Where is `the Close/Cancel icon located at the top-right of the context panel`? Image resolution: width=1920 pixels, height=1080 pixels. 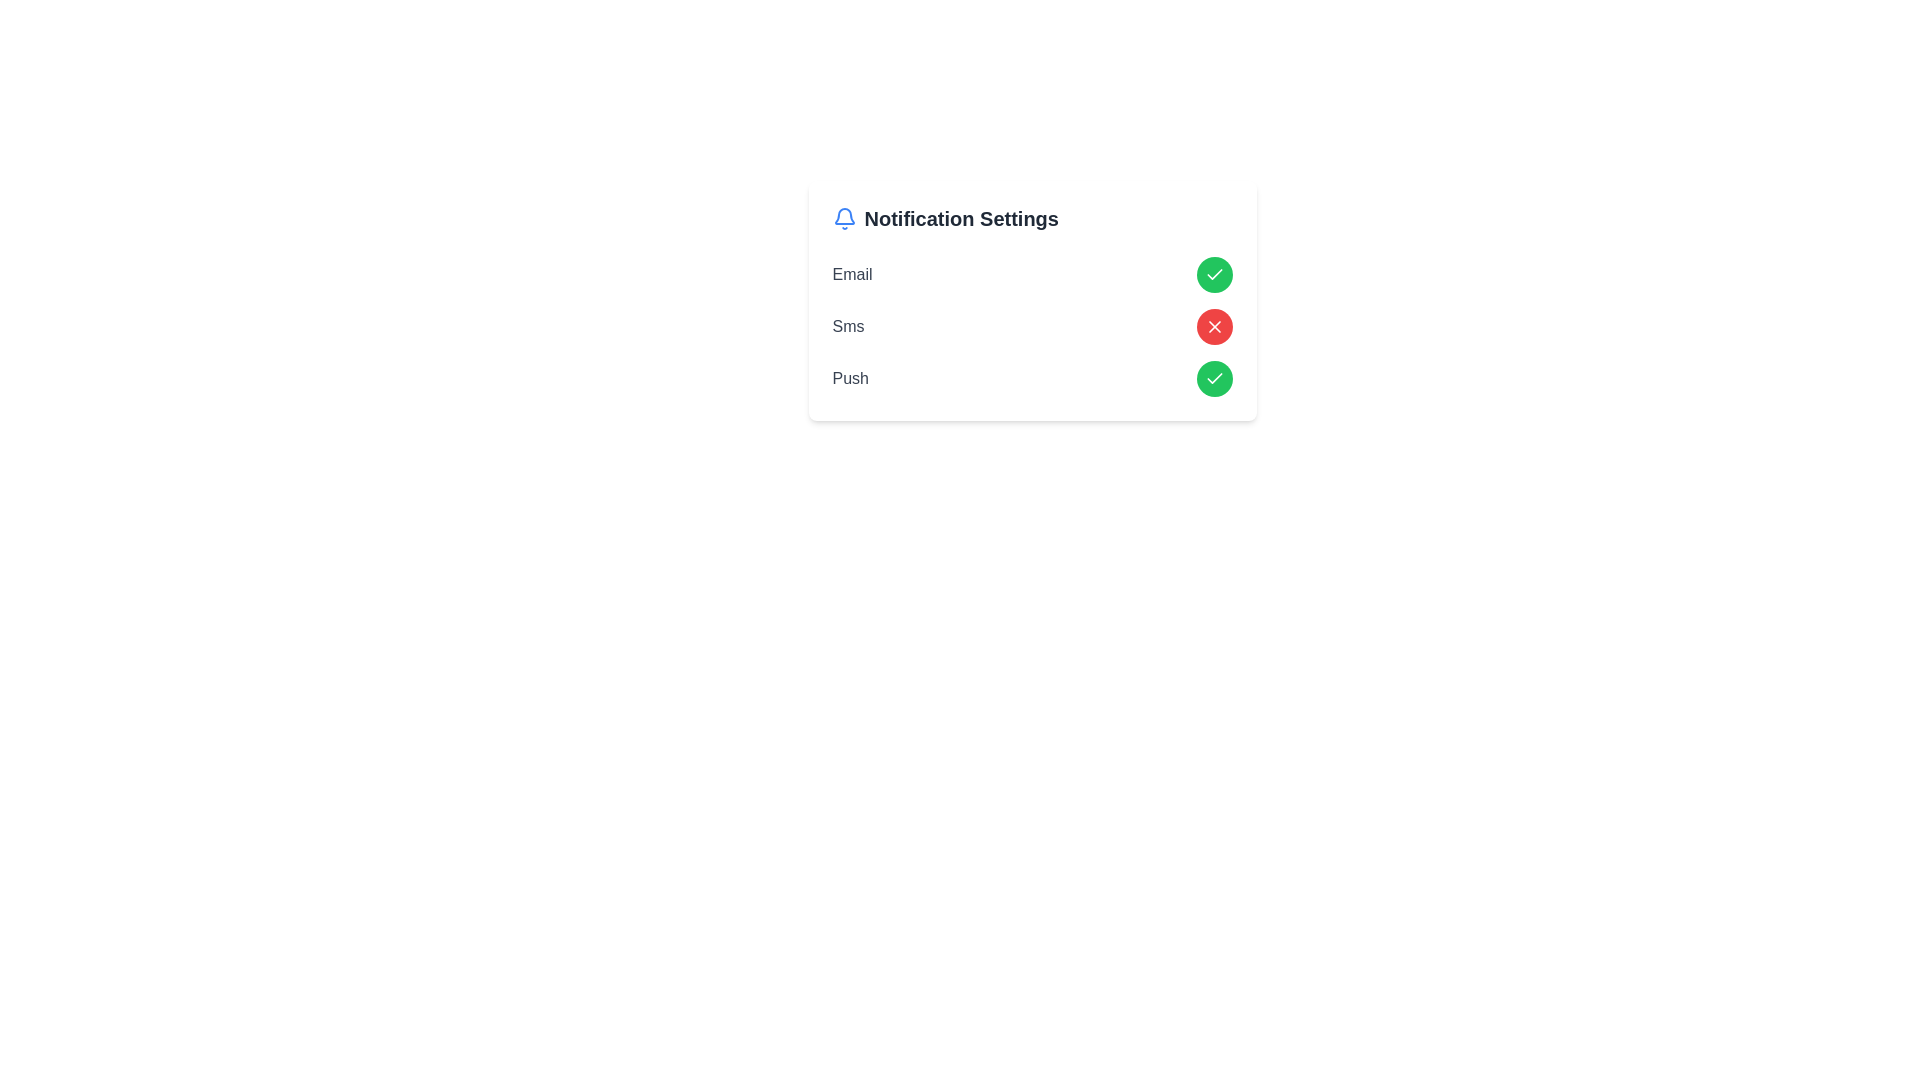 the Close/Cancel icon located at the top-right of the context panel is located at coordinates (1213, 326).